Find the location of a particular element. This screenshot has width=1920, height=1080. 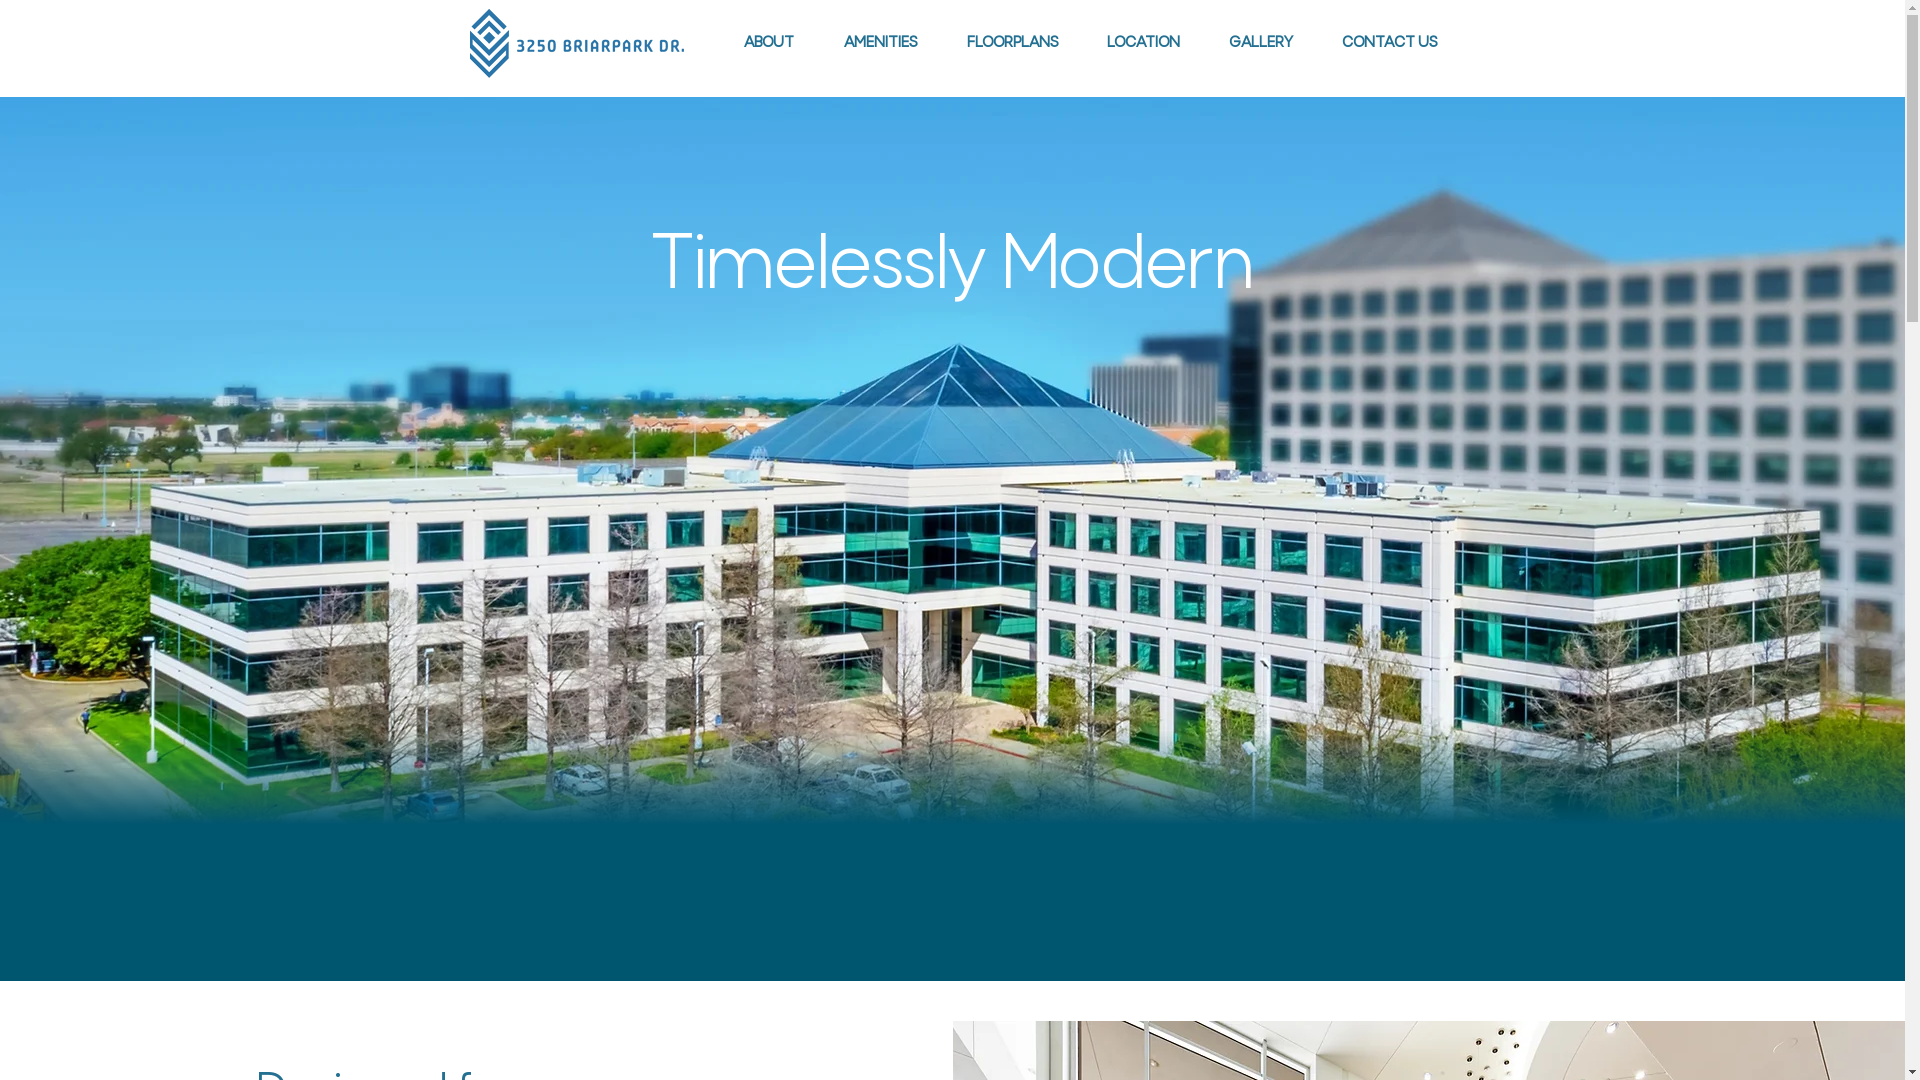

'AMENITIES' is located at coordinates (879, 42).